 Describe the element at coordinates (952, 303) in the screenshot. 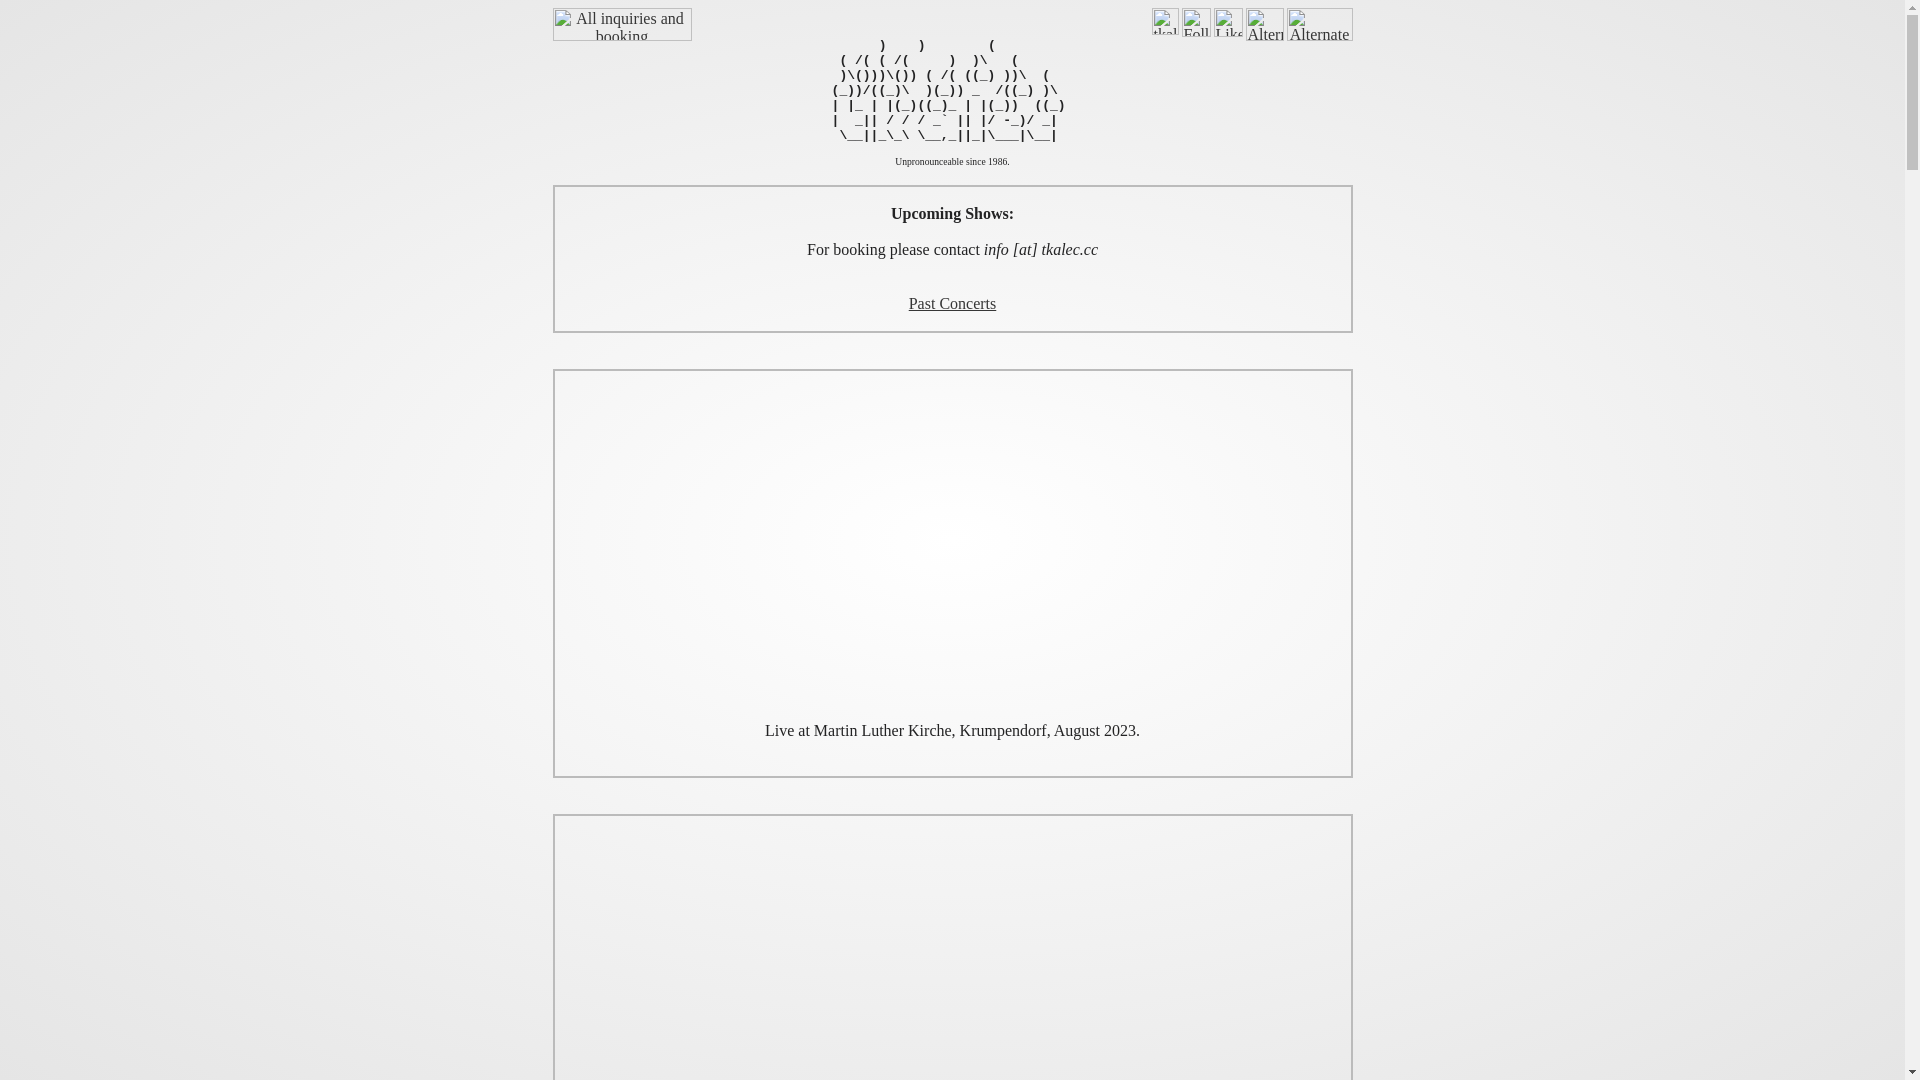

I see `'Past Concerts'` at that location.